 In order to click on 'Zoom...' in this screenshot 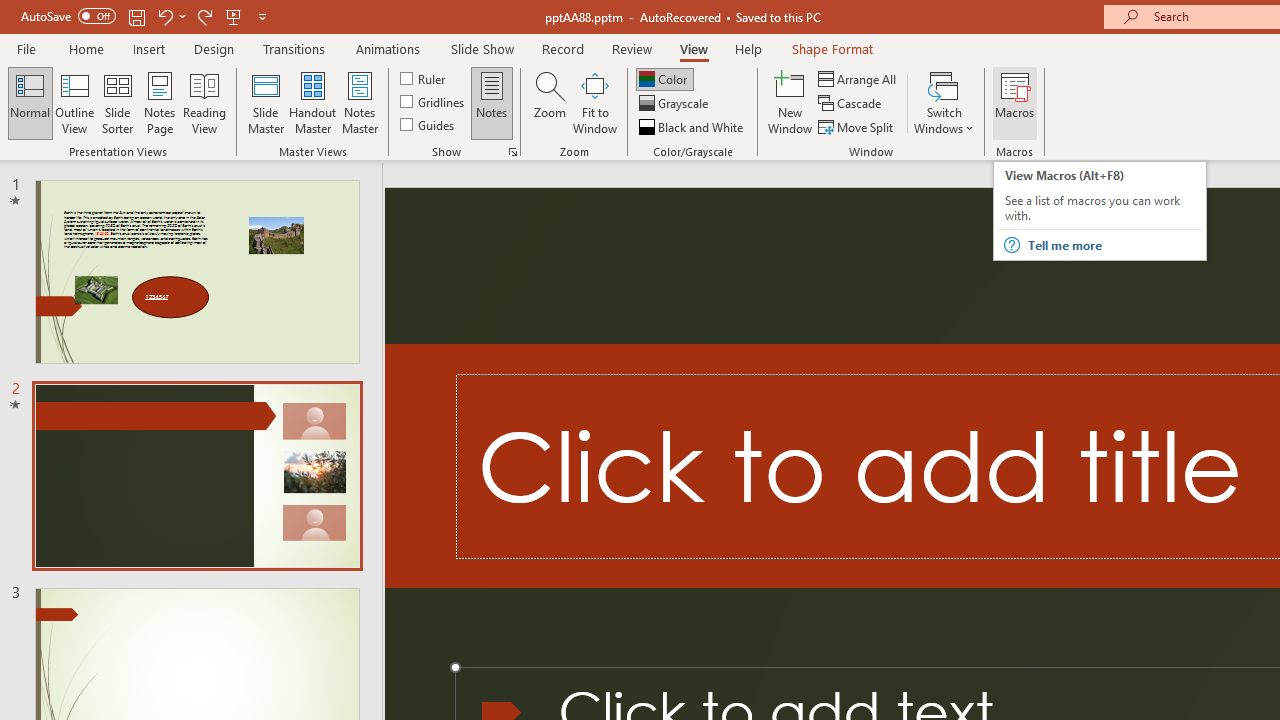, I will do `click(549, 103)`.